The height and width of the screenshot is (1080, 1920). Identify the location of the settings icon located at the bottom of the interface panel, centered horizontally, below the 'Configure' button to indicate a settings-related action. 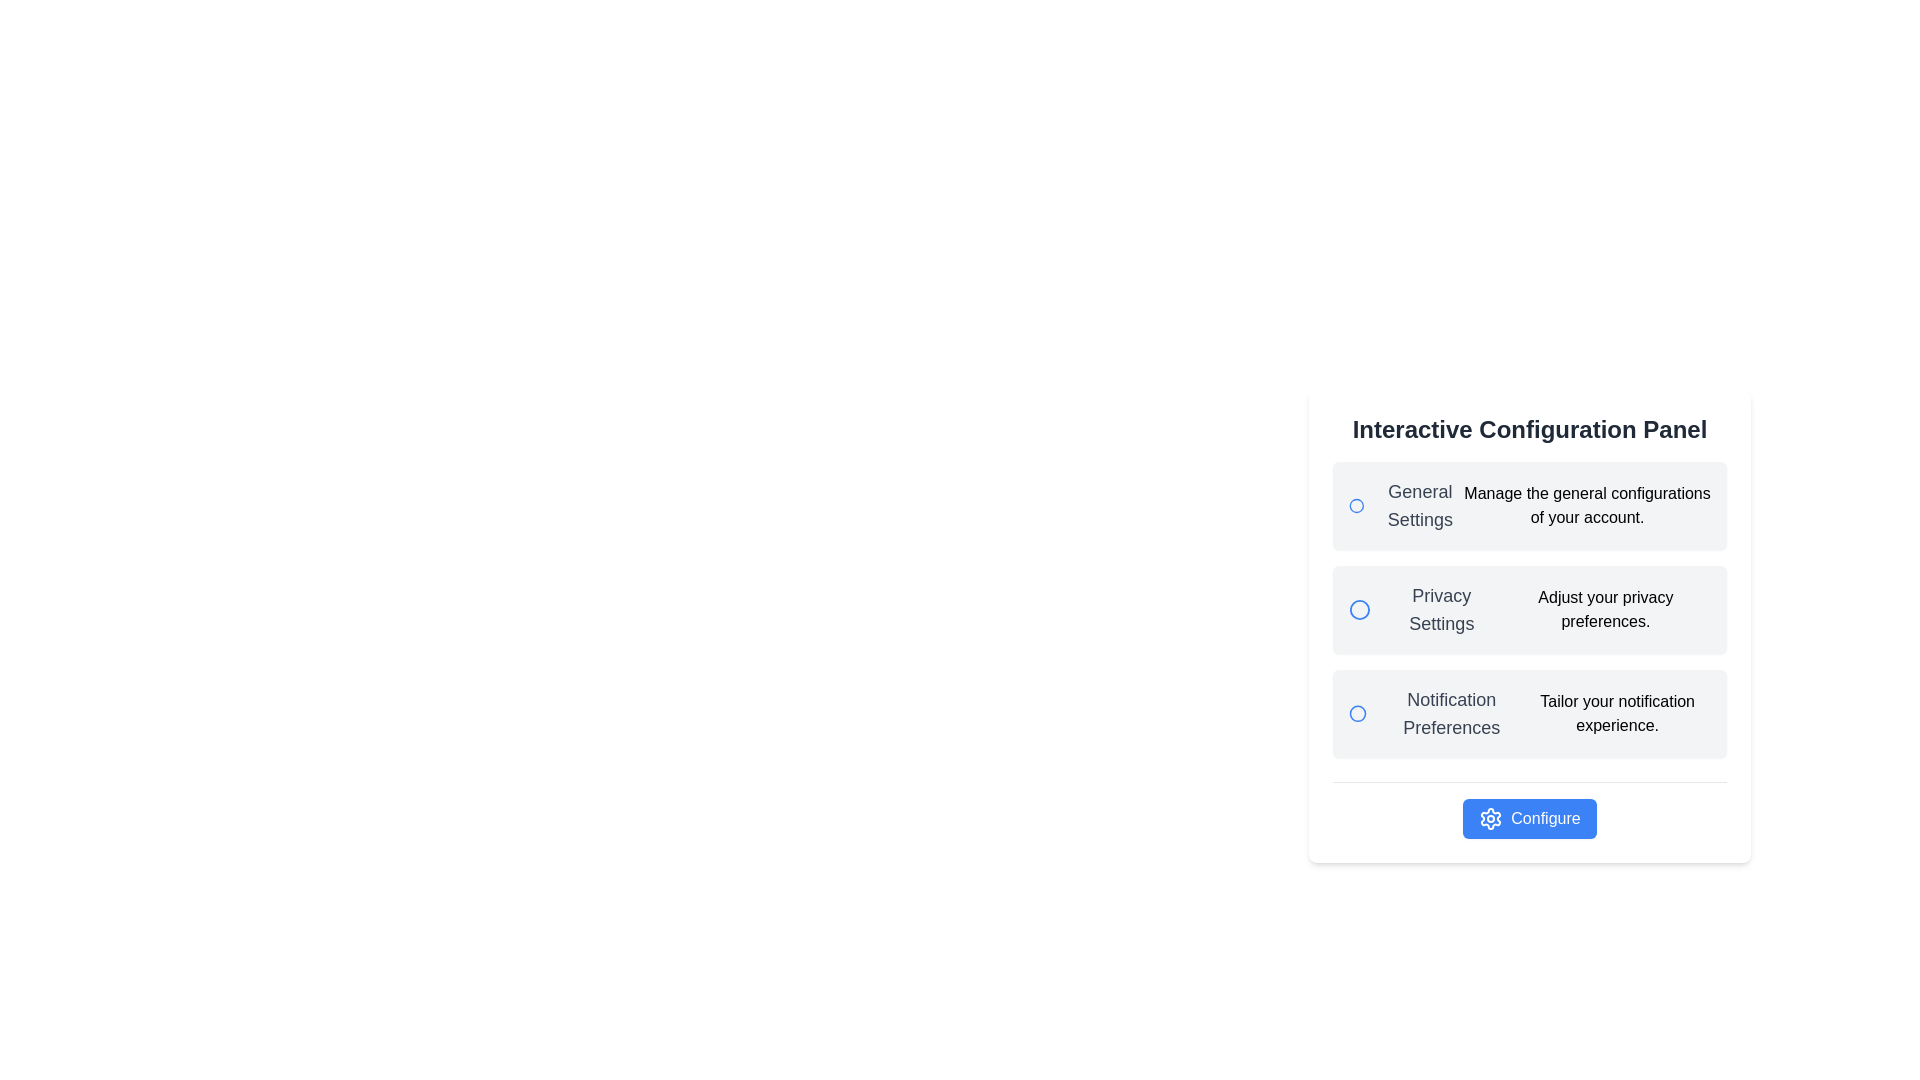
(1491, 818).